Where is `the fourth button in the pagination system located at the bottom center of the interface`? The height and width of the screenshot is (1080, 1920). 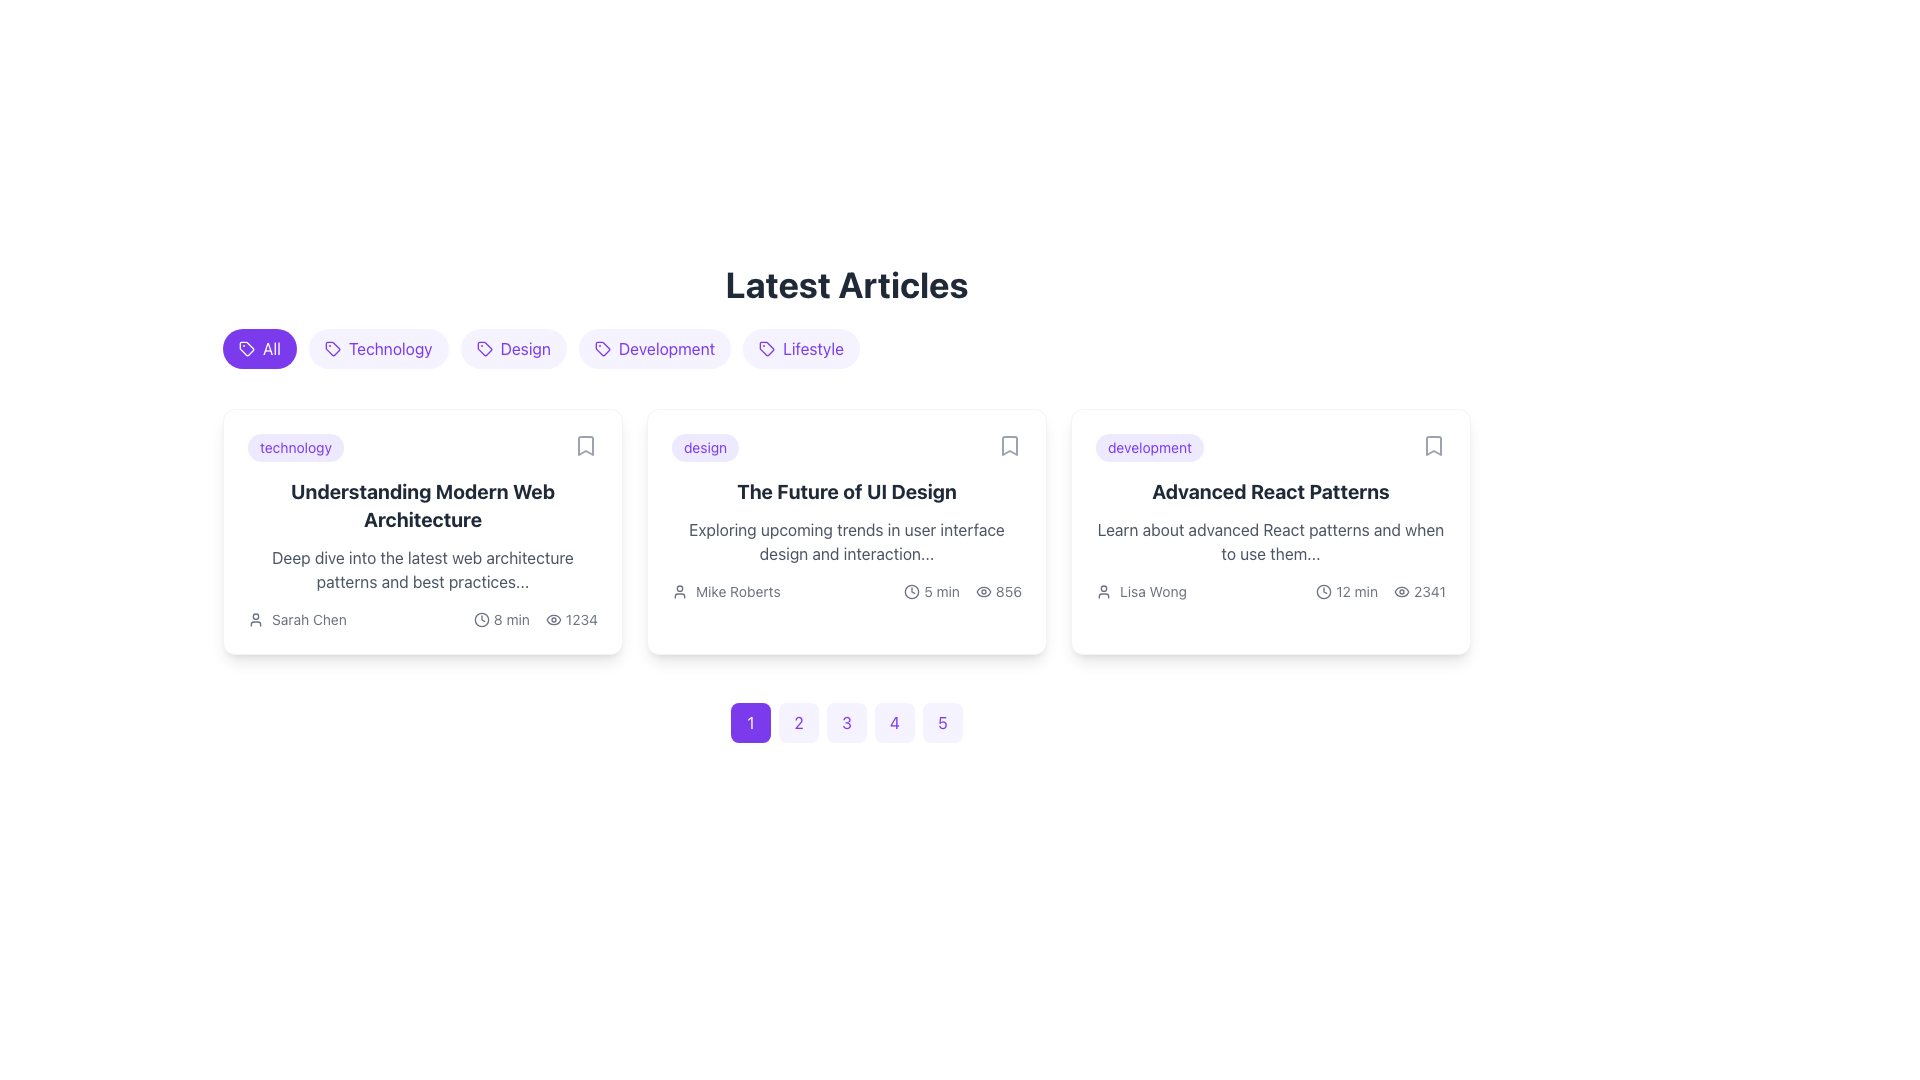
the fourth button in the pagination system located at the bottom center of the interface is located at coordinates (893, 722).